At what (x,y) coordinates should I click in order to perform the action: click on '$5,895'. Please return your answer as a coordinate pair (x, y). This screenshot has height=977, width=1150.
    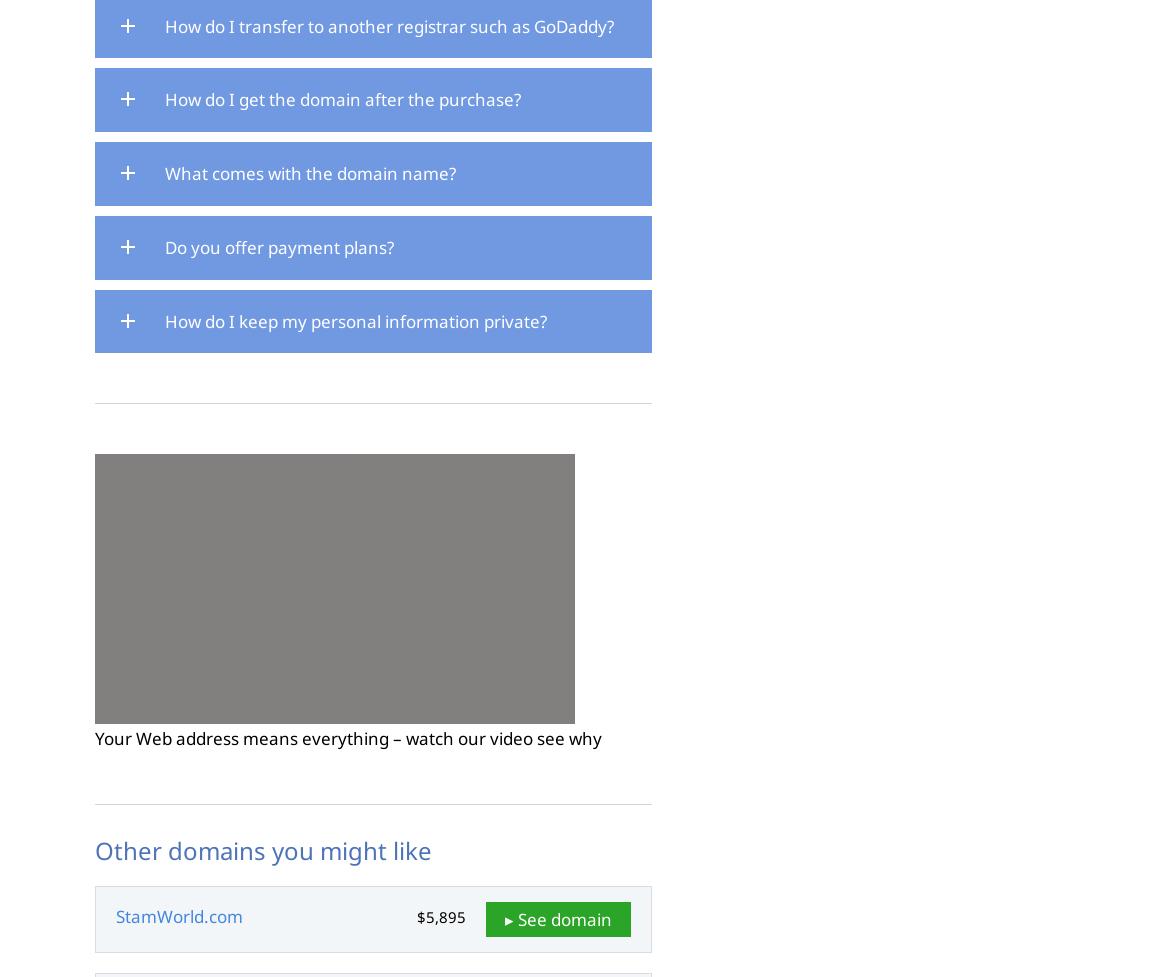
    Looking at the image, I should click on (441, 916).